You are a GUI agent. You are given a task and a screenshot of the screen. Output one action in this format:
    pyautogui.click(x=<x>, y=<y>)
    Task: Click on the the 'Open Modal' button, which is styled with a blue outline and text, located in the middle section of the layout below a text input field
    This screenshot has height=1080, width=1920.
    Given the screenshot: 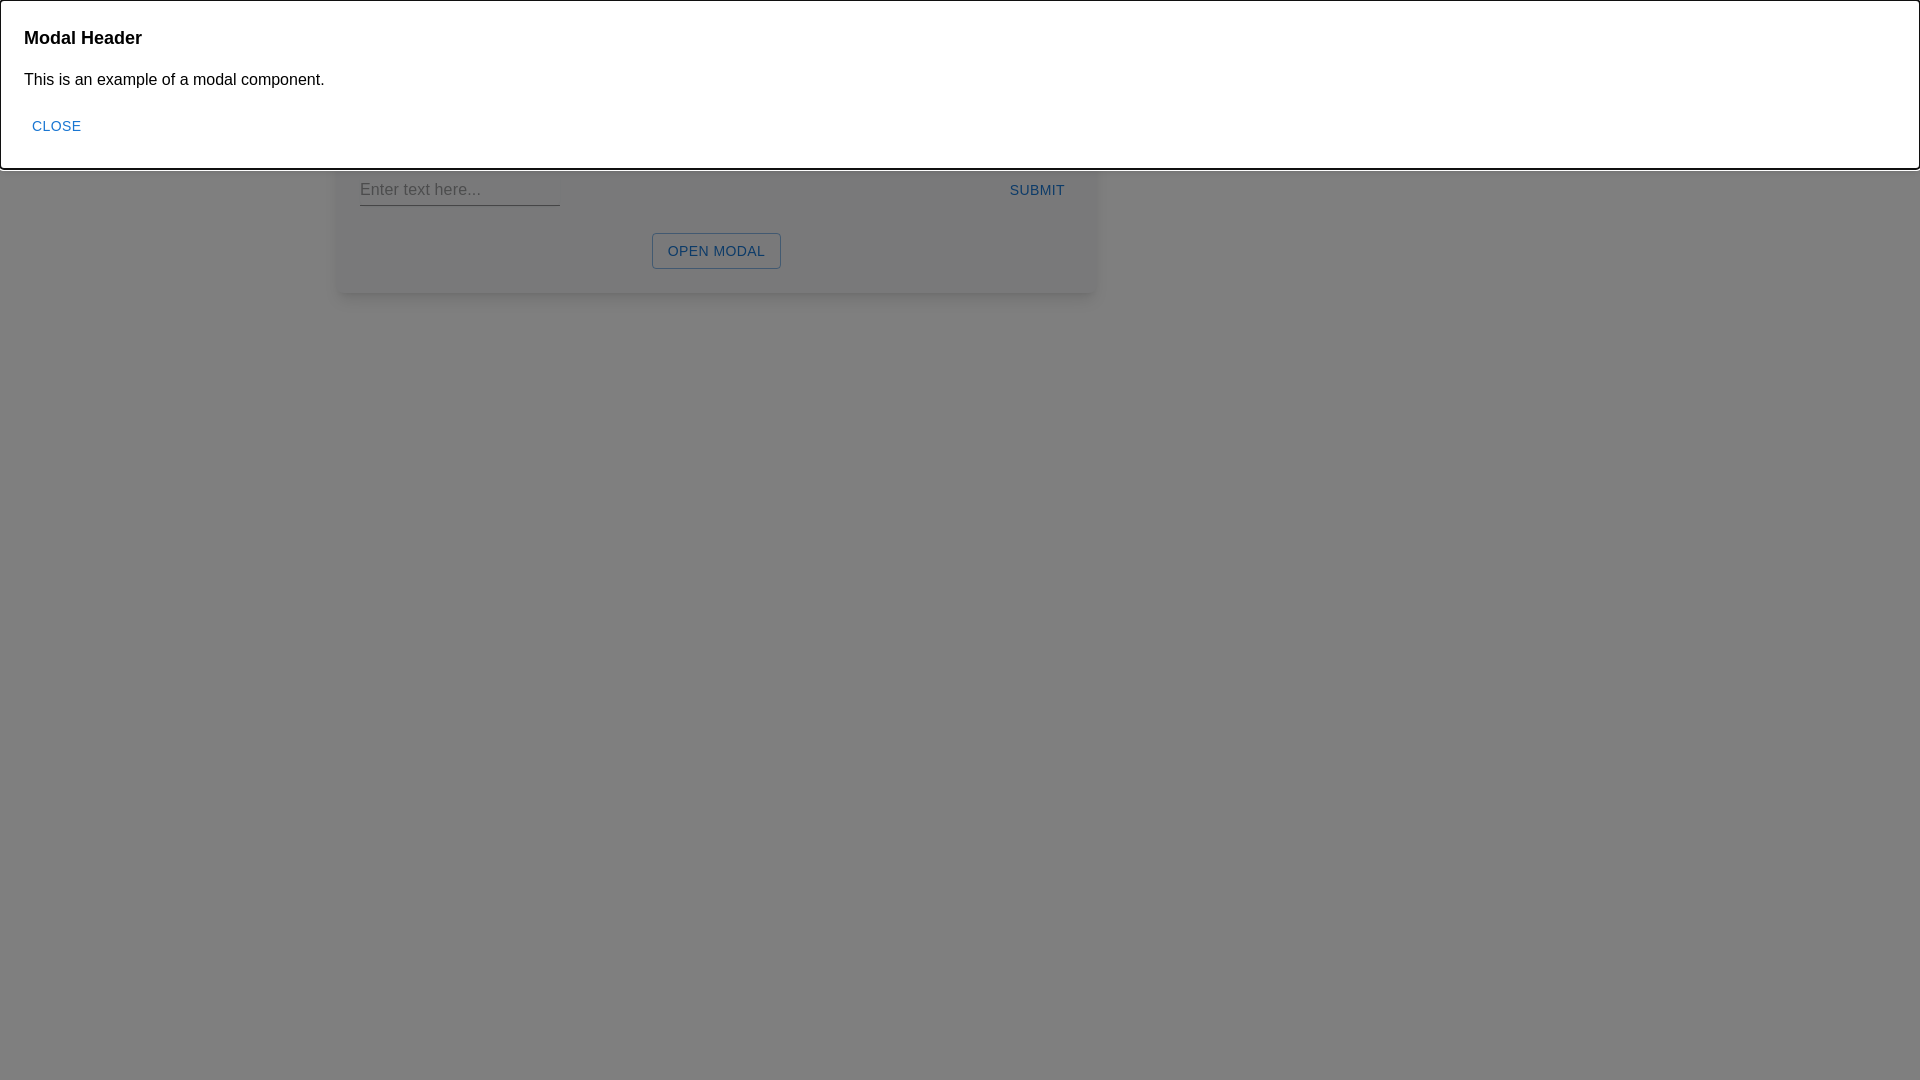 What is the action you would take?
    pyautogui.click(x=716, y=249)
    